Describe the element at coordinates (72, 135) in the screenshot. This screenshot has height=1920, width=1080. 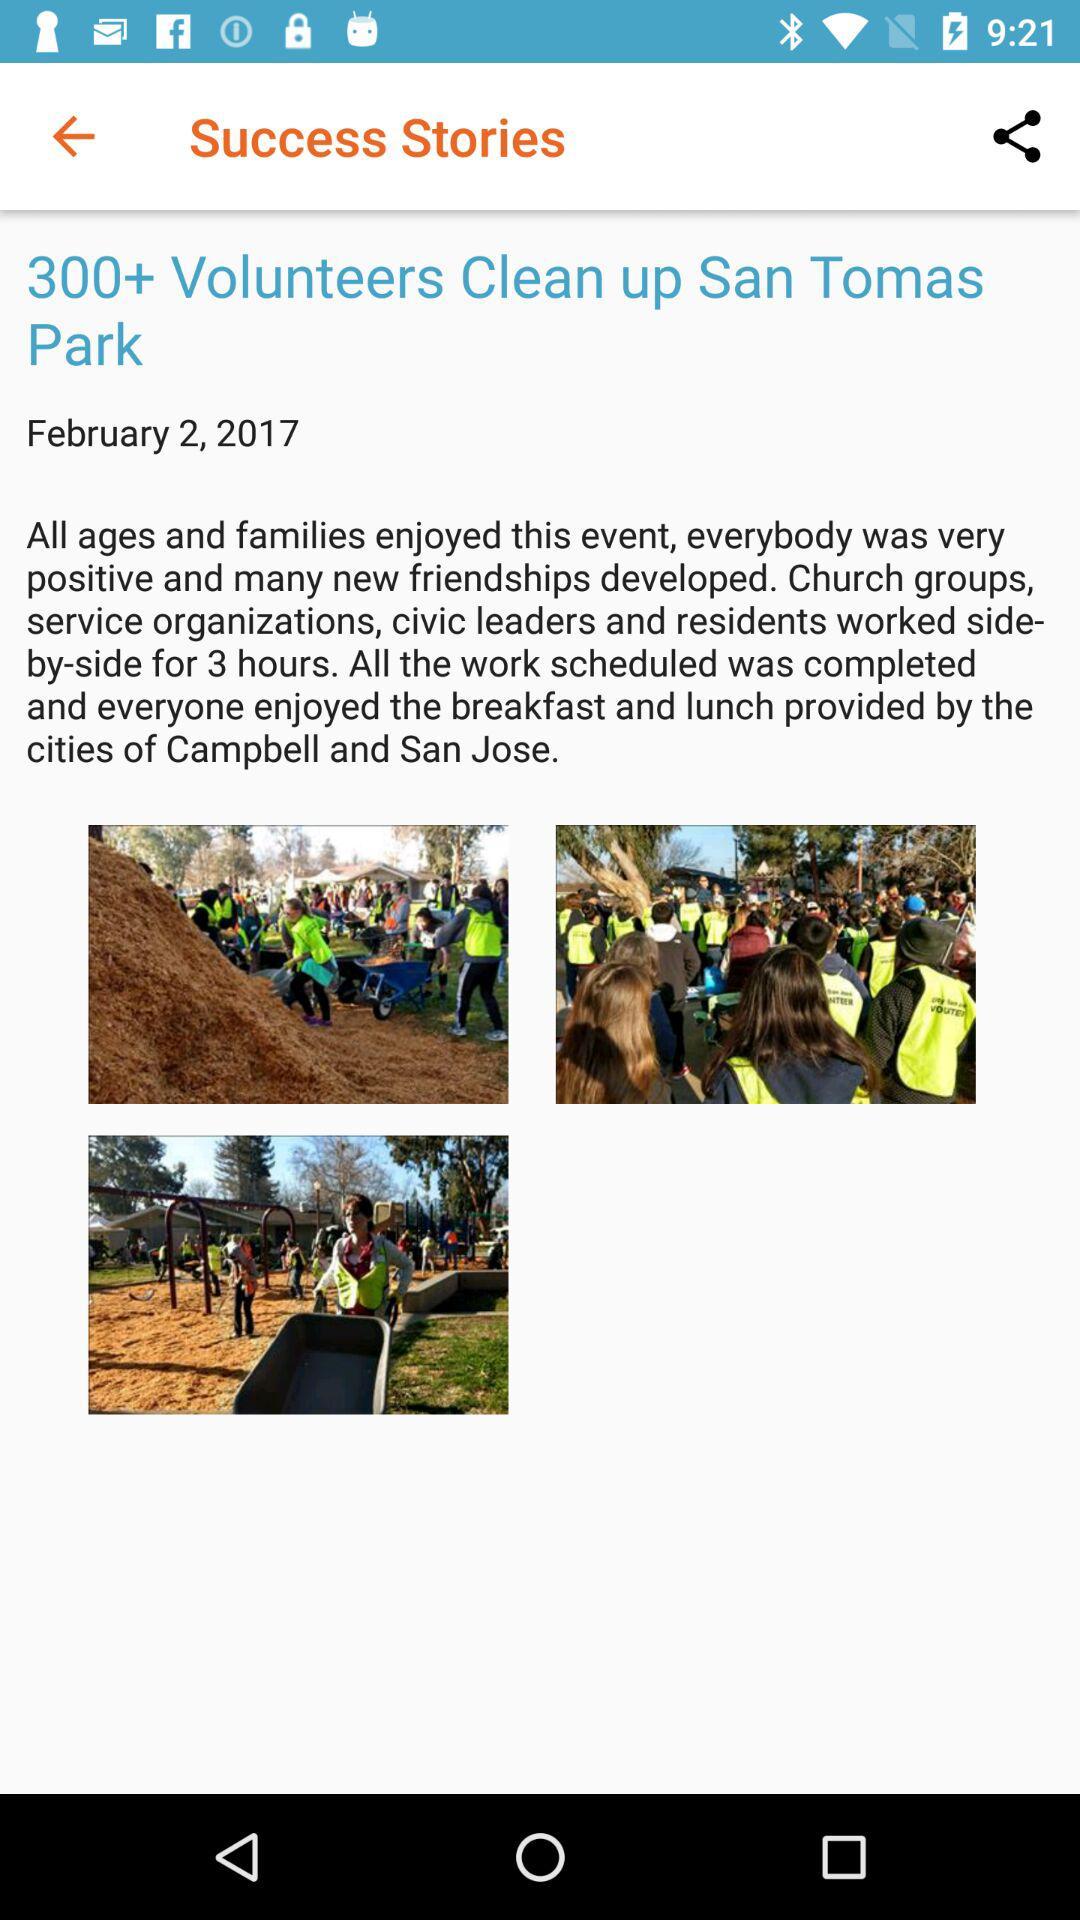
I see `item at the top left corner` at that location.